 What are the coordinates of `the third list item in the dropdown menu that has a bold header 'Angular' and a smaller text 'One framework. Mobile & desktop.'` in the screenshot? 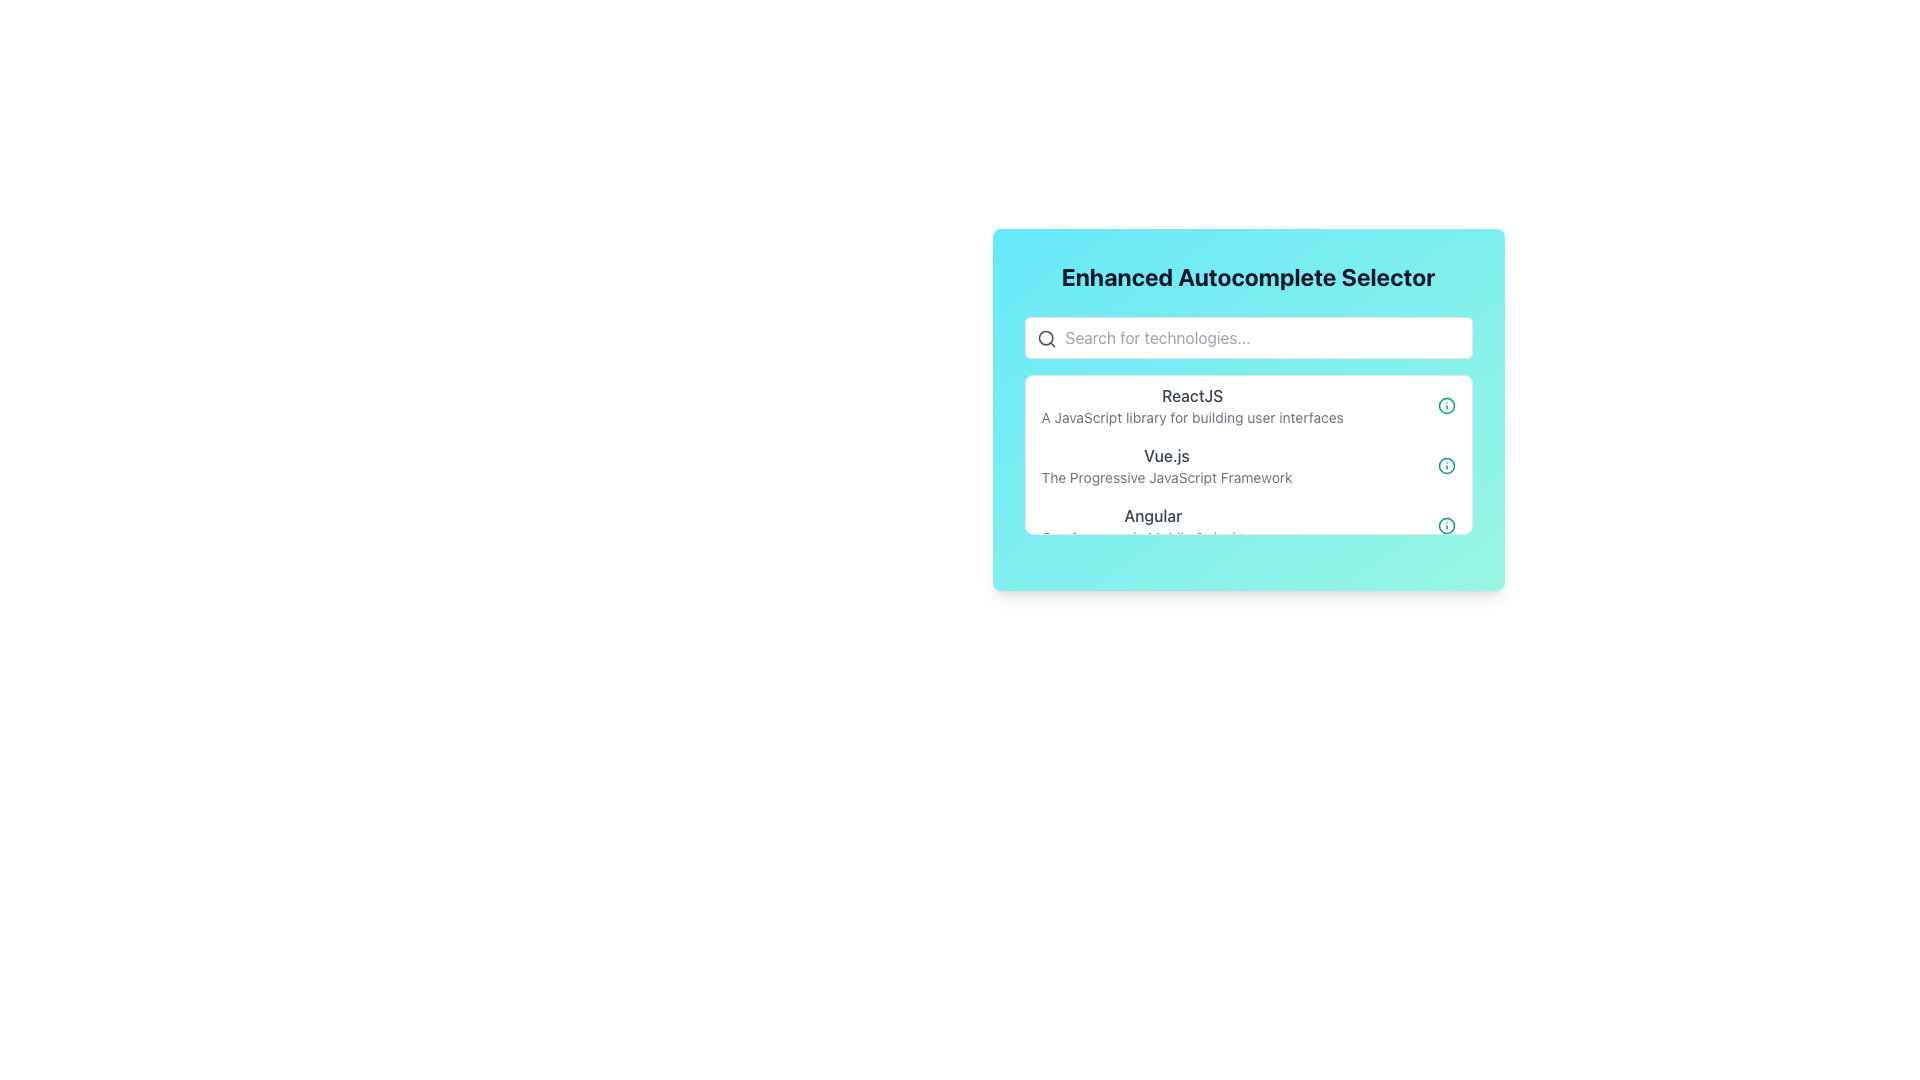 It's located at (1247, 524).